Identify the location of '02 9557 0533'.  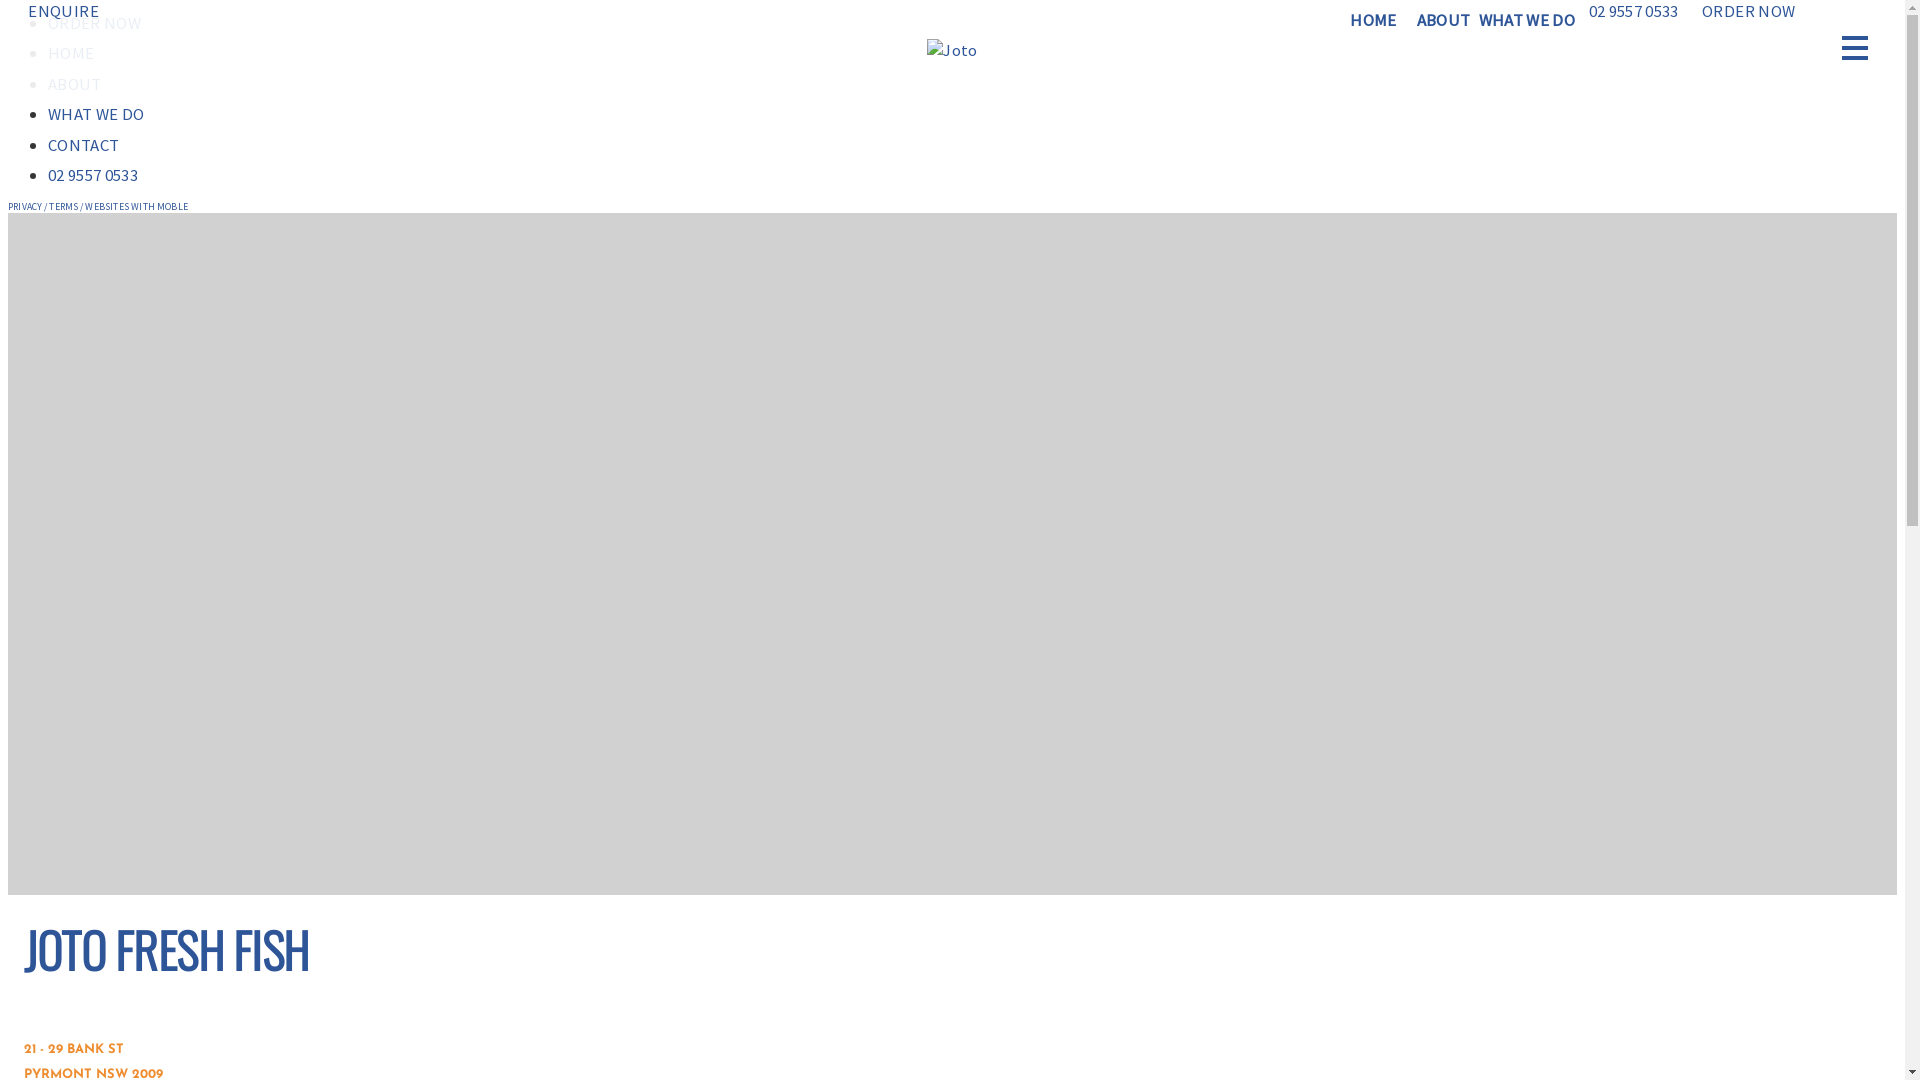
(1579, 11).